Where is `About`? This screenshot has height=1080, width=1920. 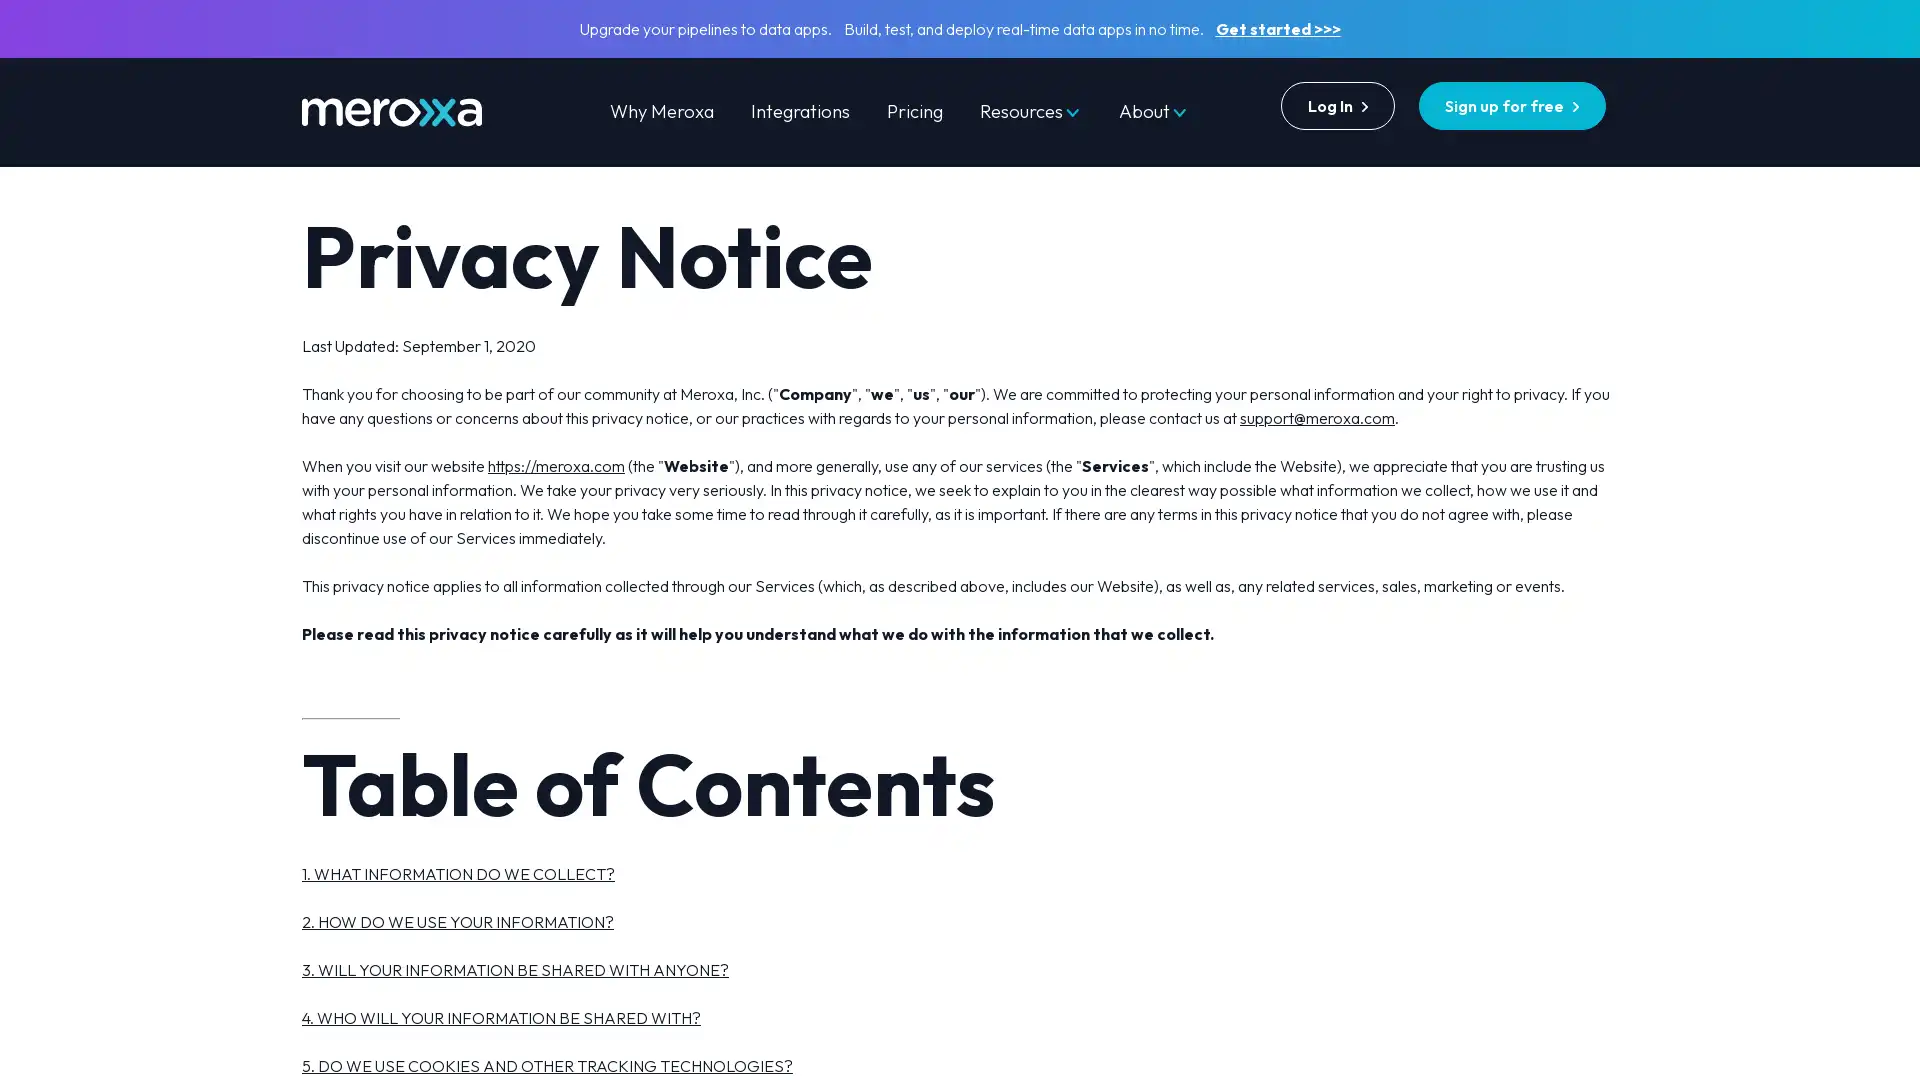
About is located at coordinates (1153, 111).